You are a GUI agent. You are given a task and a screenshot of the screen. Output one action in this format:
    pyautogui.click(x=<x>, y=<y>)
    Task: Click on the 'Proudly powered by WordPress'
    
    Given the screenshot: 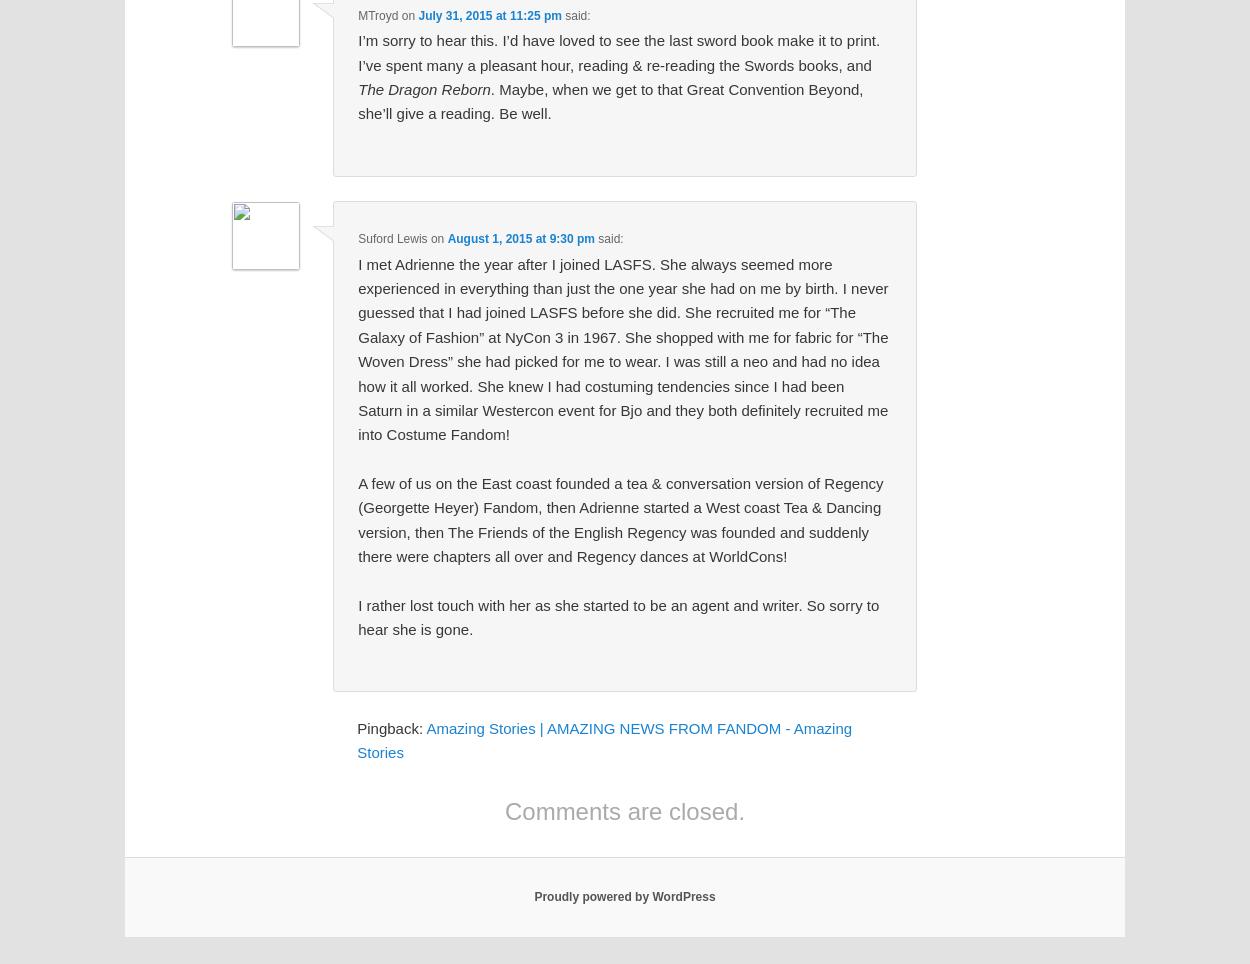 What is the action you would take?
    pyautogui.click(x=534, y=896)
    